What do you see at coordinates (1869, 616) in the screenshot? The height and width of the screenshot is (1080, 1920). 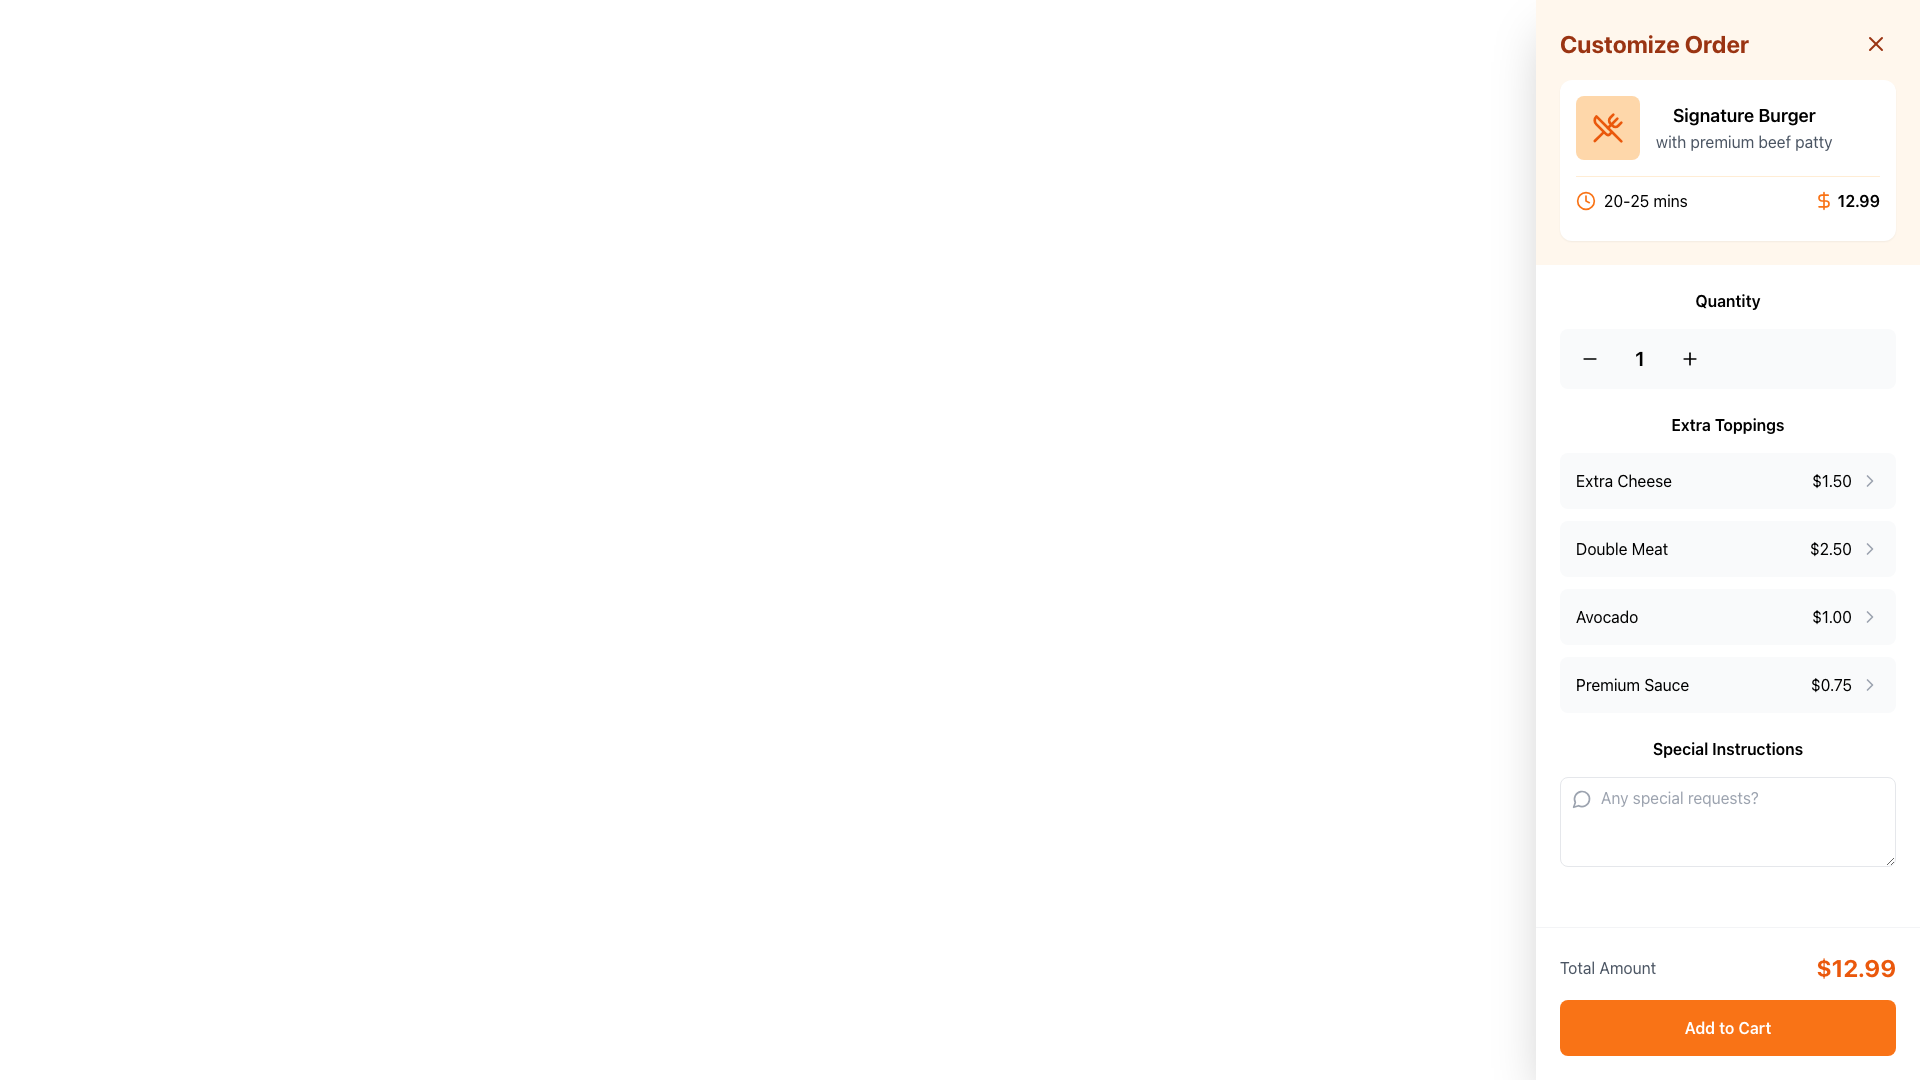 I see `the right-facing chevron icon located on the right side of the 'Avocado $1.00' row in the 'Extra Toppings' section` at bounding box center [1869, 616].